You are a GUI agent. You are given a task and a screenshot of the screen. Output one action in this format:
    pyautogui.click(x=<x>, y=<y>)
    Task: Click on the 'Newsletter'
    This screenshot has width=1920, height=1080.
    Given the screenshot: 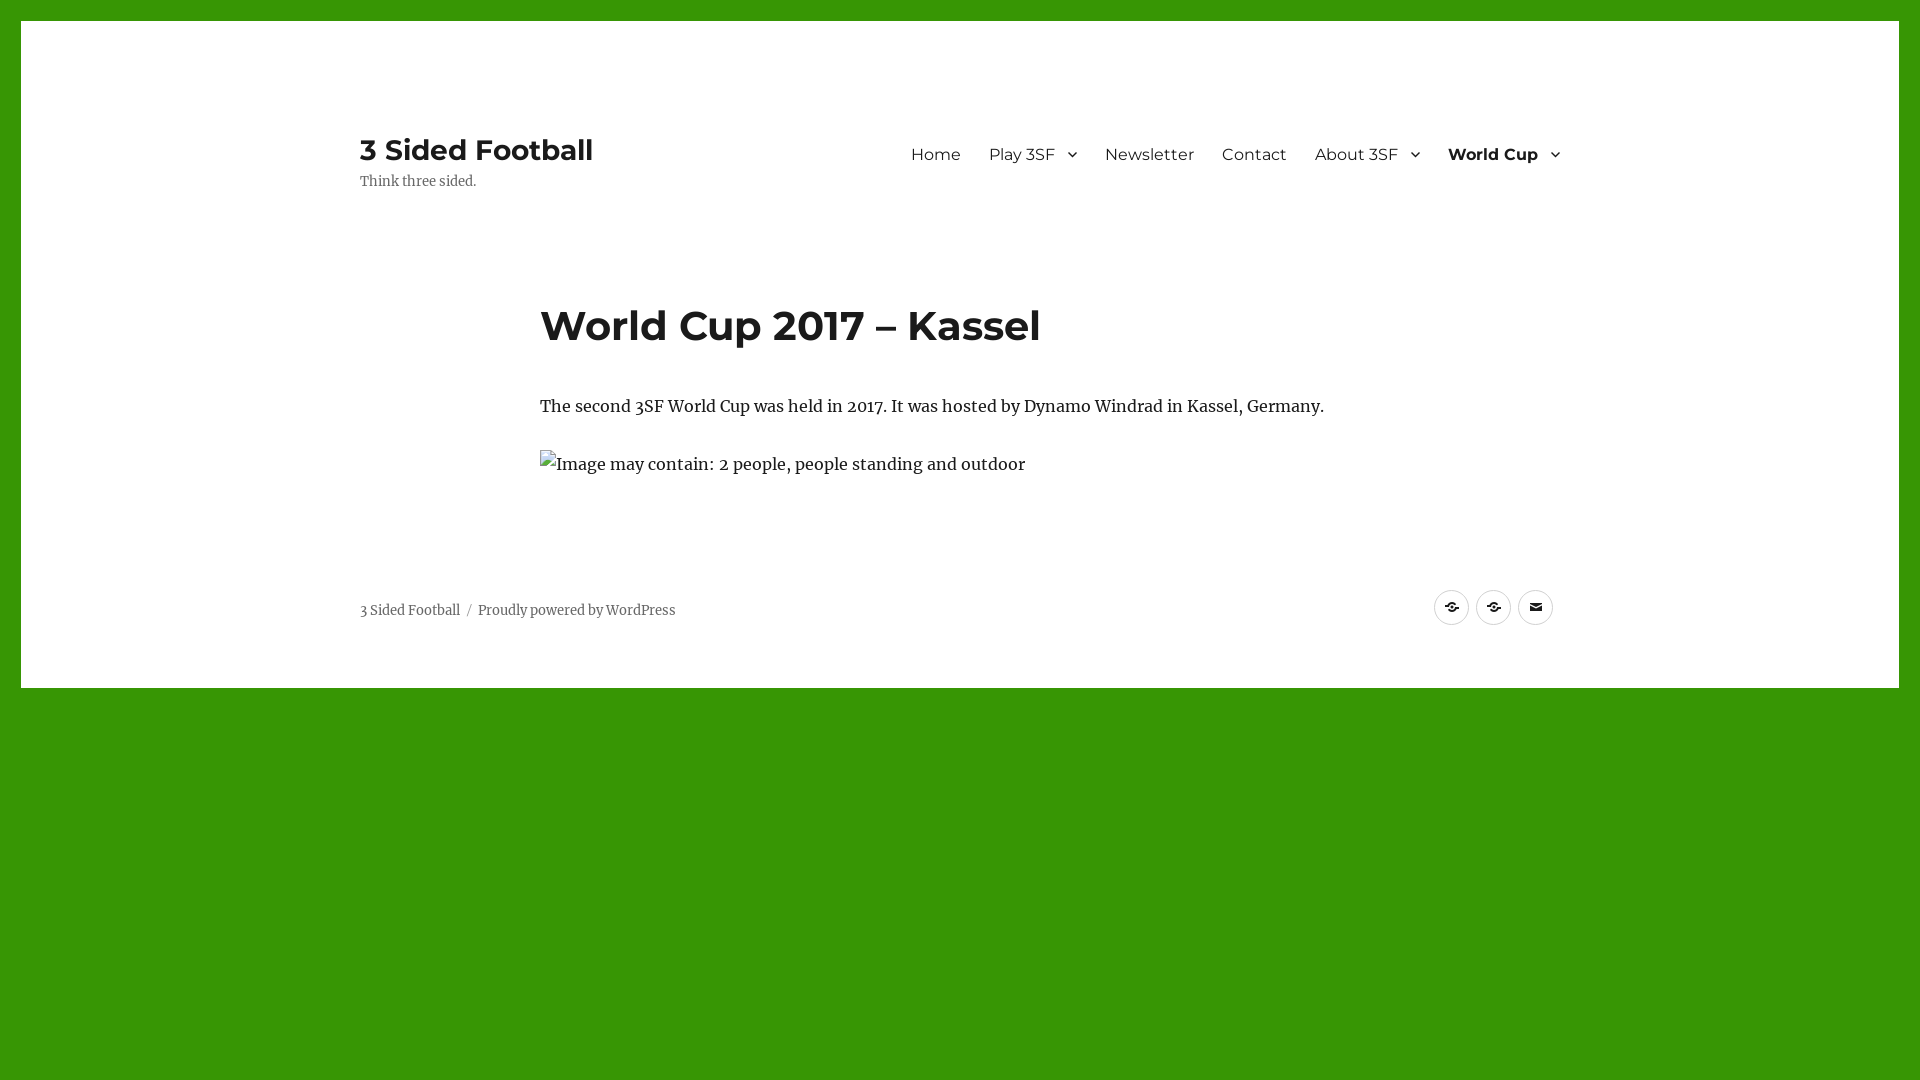 What is the action you would take?
    pyautogui.click(x=1149, y=153)
    